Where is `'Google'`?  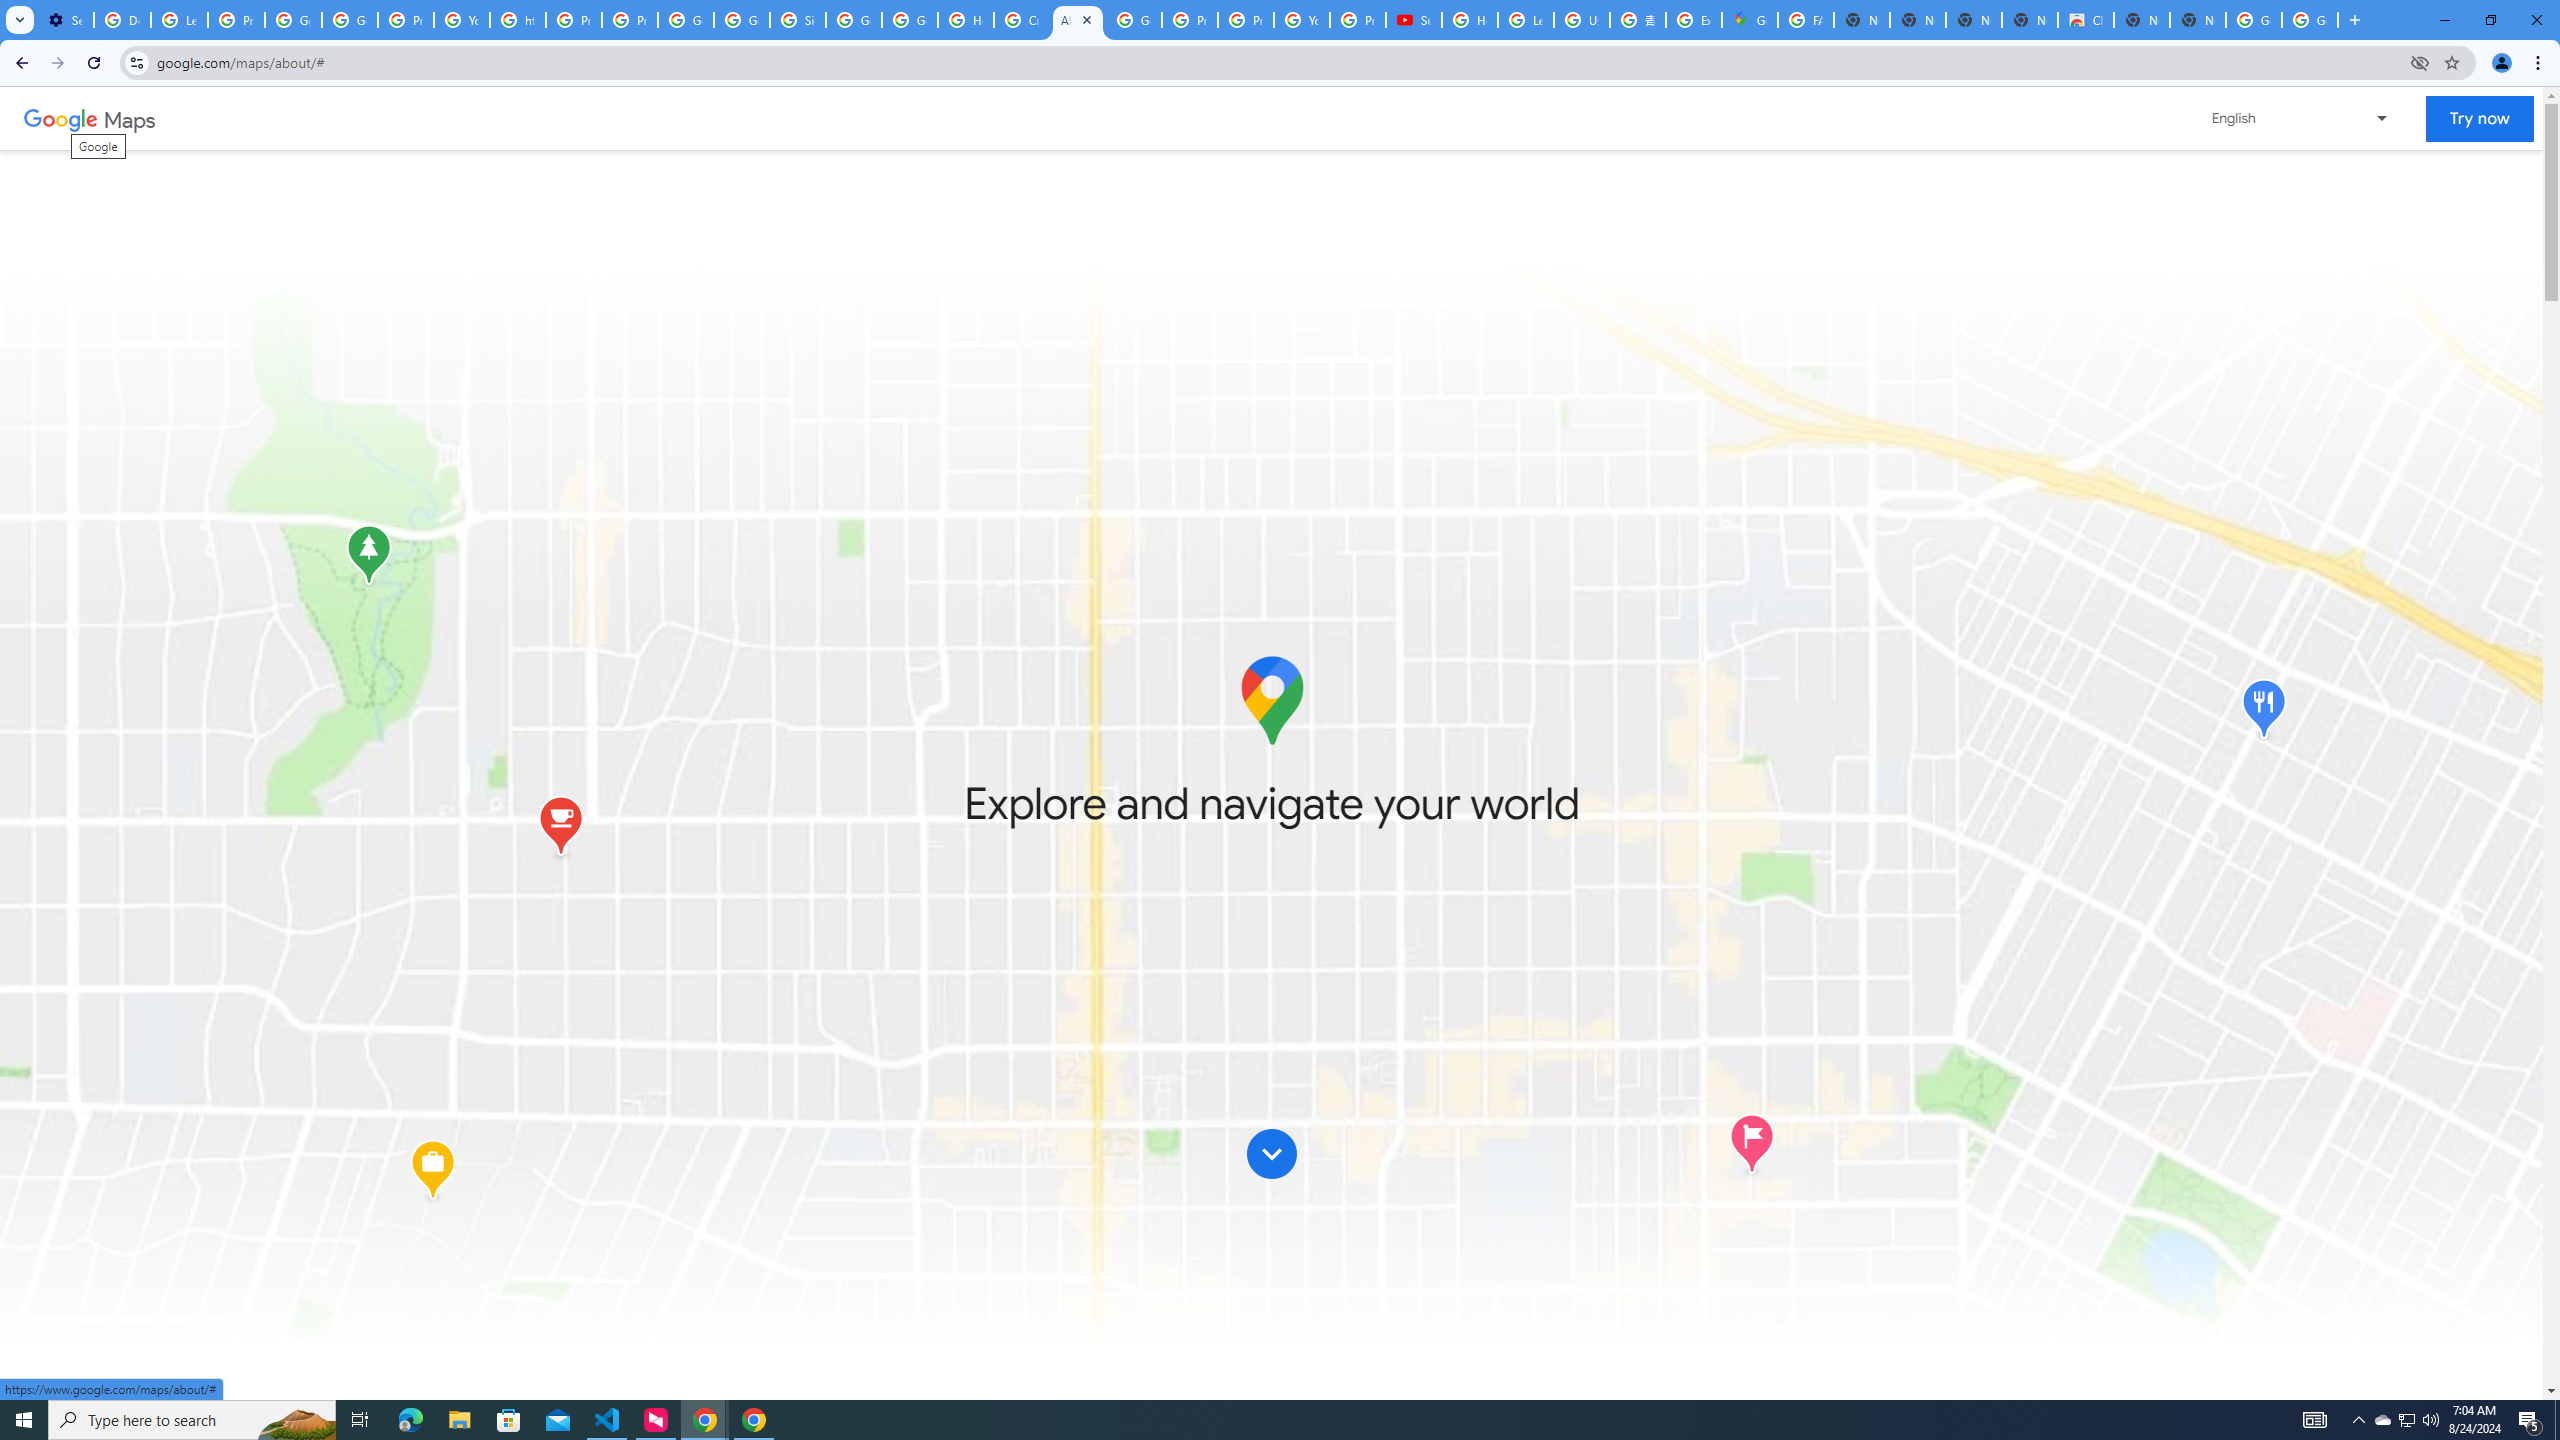 'Google' is located at coordinates (60, 118).